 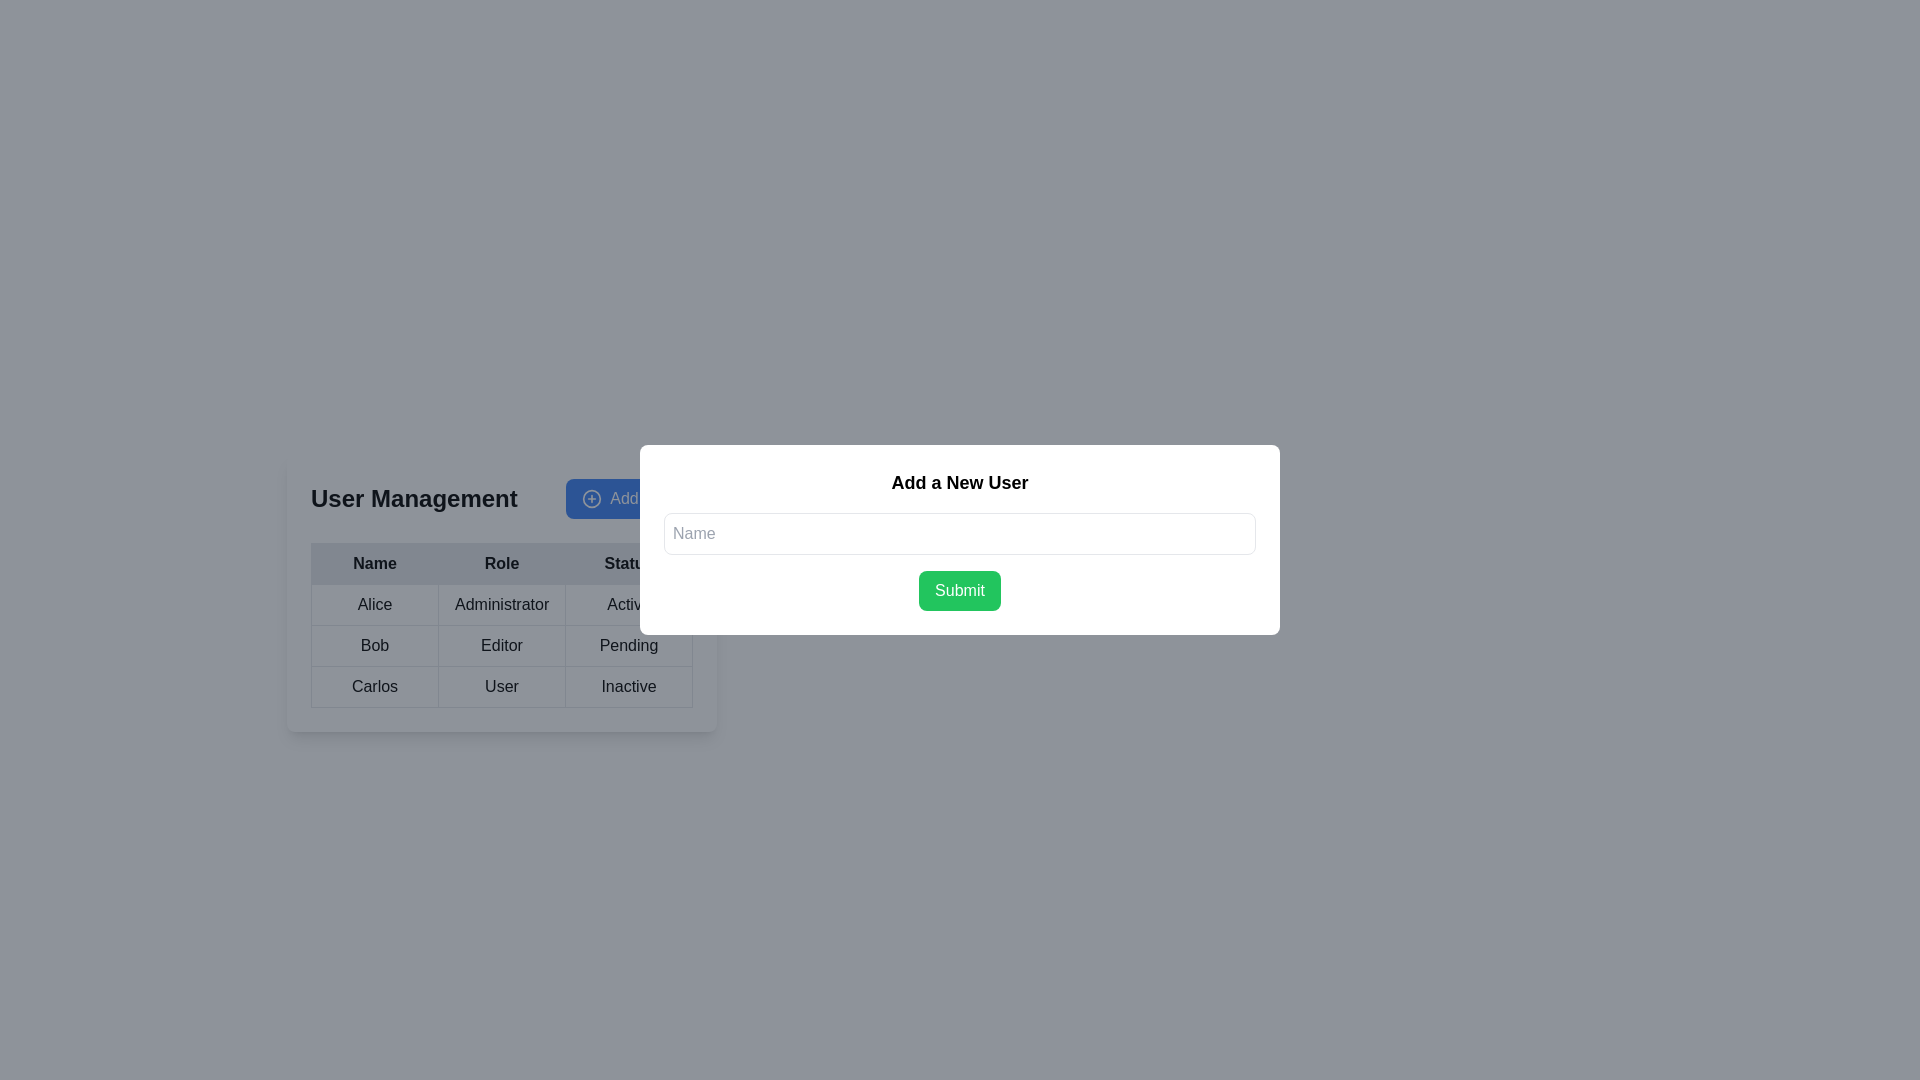 I want to click on the 'Status' text label, which is the third column header in a table layout, displayed in bold black font on a gray background, so click(x=627, y=563).